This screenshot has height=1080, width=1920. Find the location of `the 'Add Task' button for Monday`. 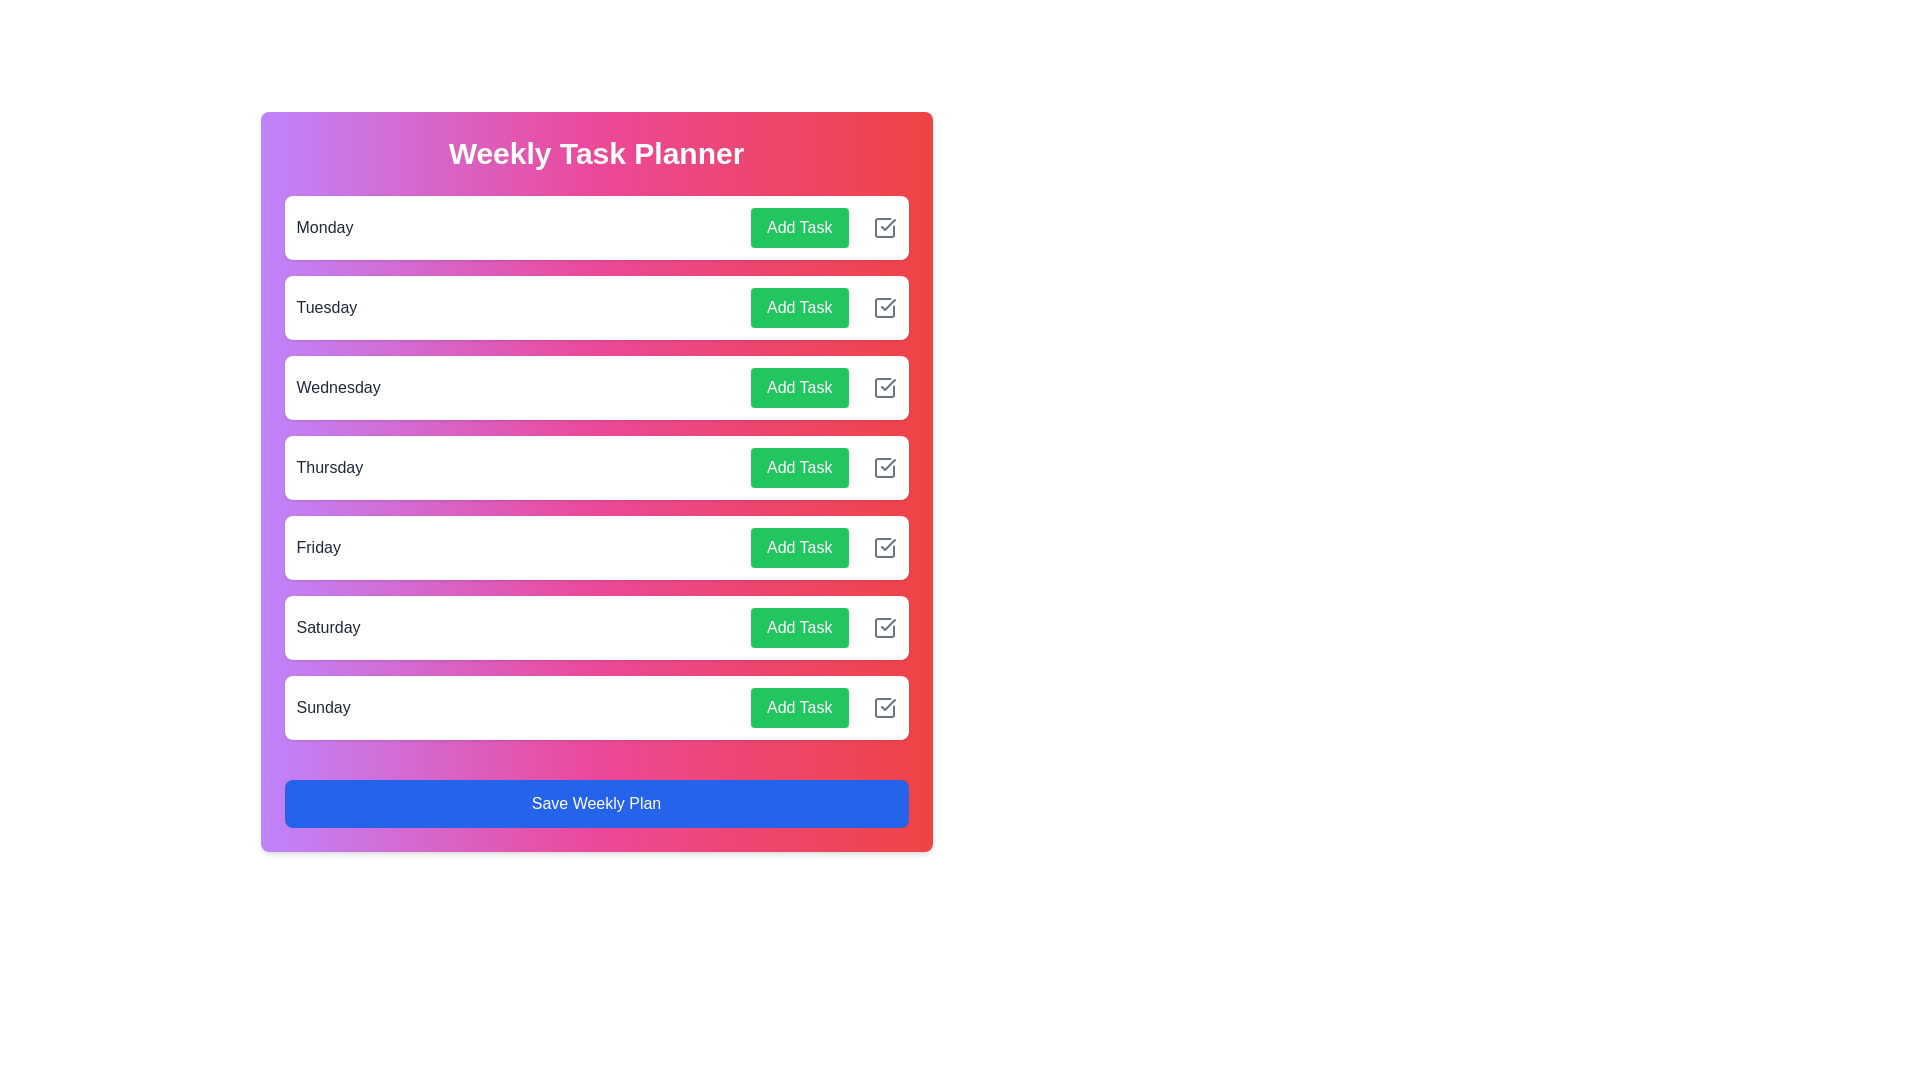

the 'Add Task' button for Monday is located at coordinates (798, 226).